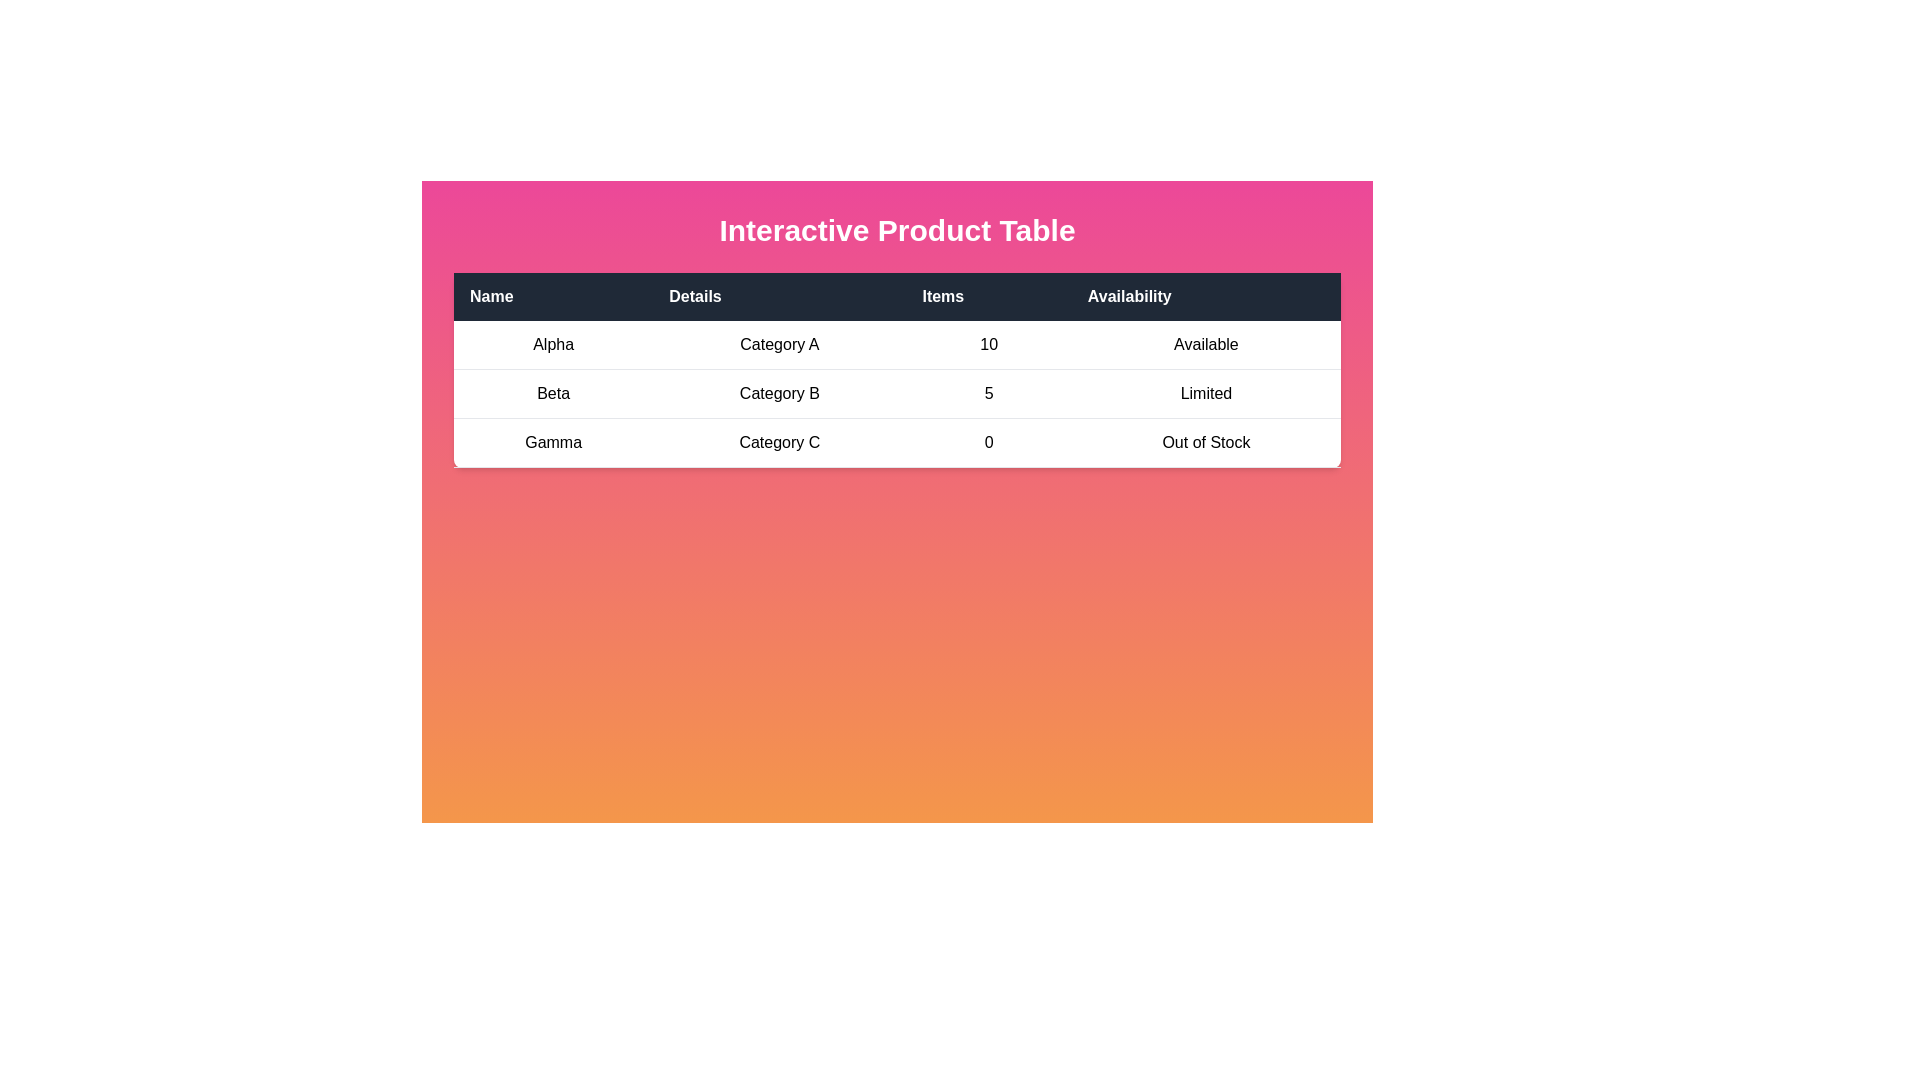 This screenshot has width=1920, height=1080. Describe the element at coordinates (989, 393) in the screenshot. I see `the content of the cell representing the count or quantity of items related to 'Category B' in the table layout` at that location.